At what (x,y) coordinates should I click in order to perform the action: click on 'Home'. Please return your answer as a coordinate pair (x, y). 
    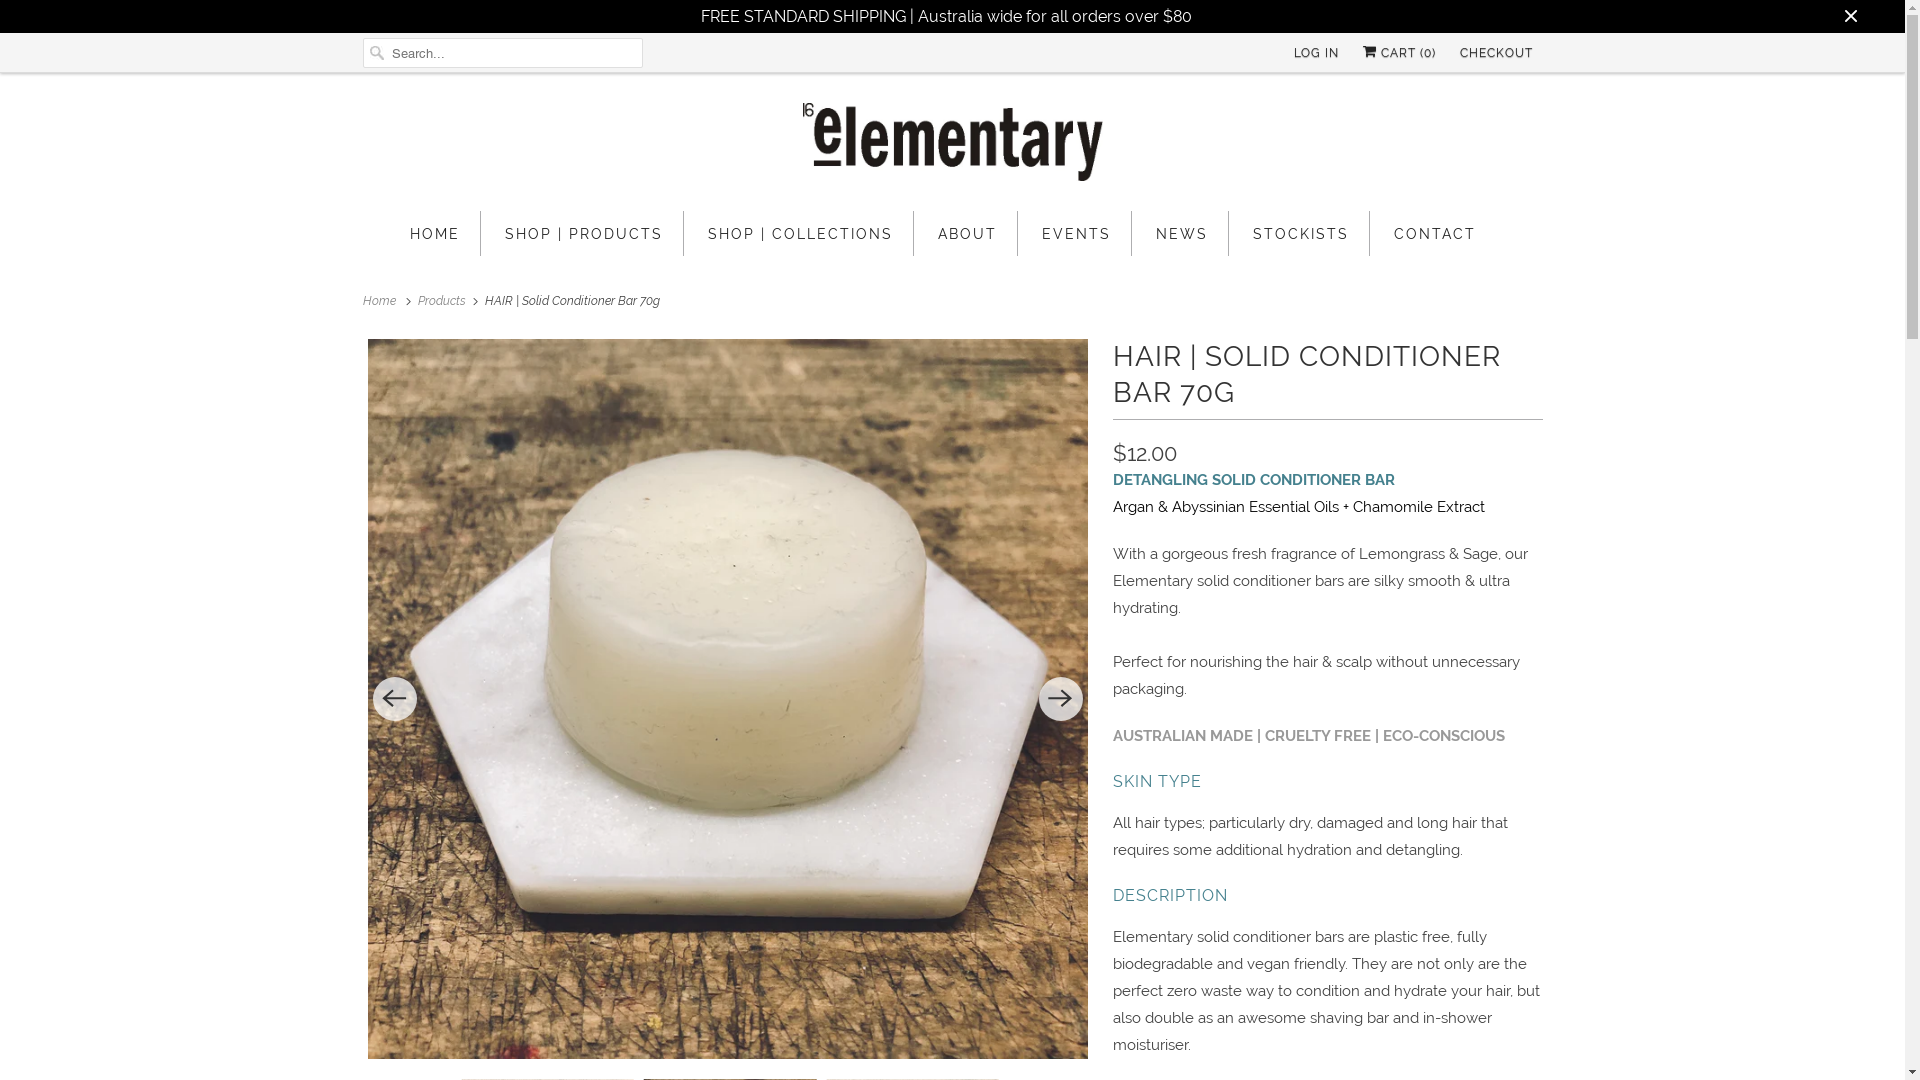
    Looking at the image, I should click on (381, 300).